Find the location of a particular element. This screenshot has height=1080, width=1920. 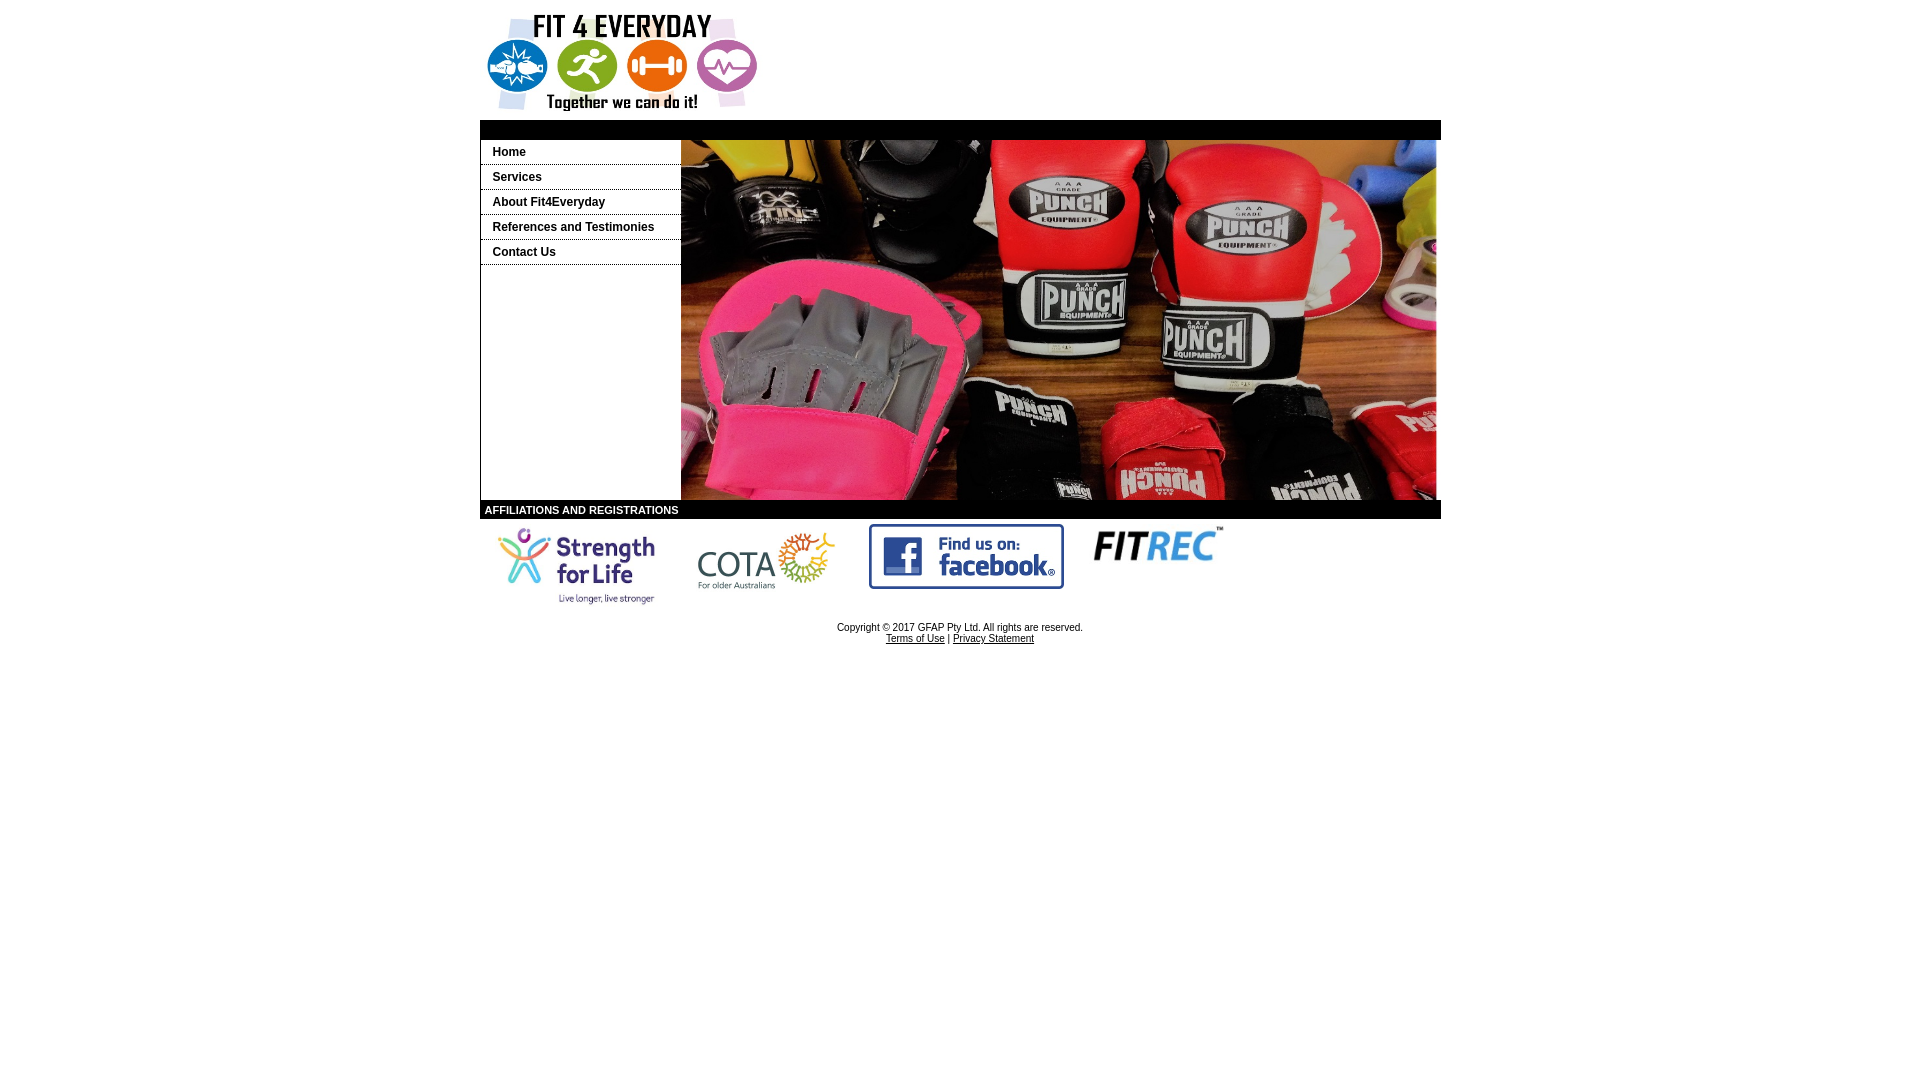

'References and Testimonies' is located at coordinates (579, 226).